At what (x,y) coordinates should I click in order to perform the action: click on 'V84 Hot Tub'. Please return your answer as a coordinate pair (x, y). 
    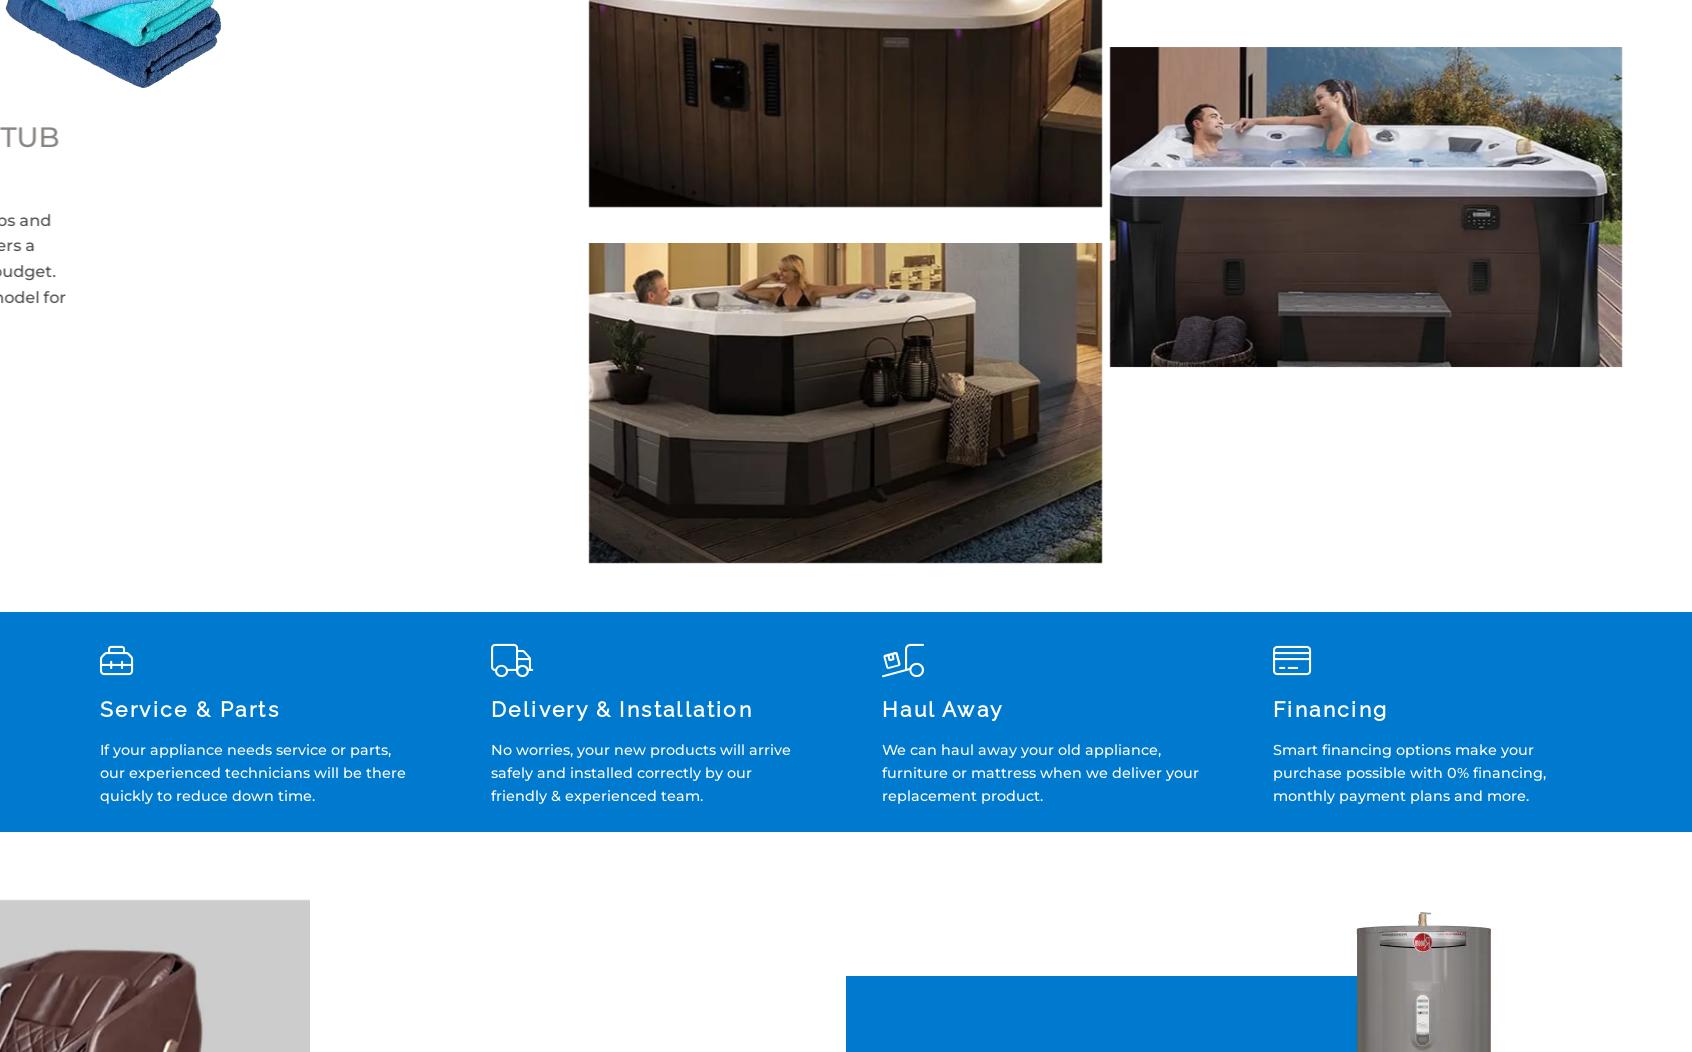
    Looking at the image, I should click on (1365, 137).